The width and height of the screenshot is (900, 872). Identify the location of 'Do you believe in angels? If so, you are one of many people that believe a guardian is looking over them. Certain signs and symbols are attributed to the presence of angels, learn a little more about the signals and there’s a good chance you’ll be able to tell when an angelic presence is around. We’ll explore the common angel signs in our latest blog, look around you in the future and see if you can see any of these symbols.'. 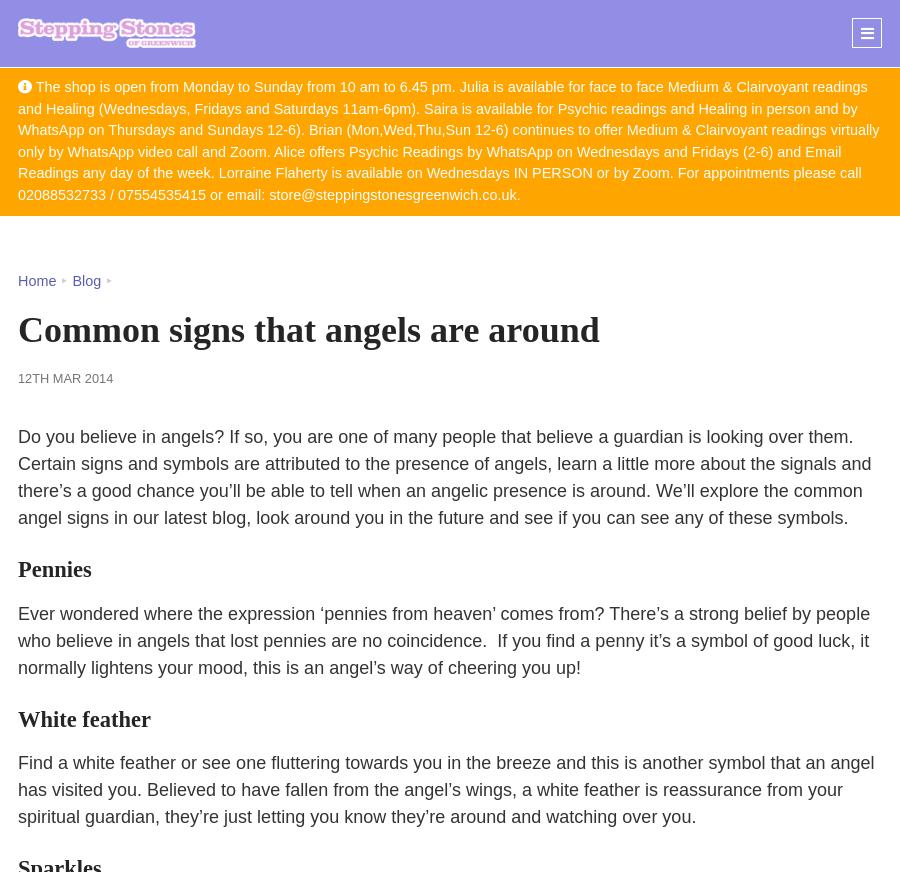
(444, 476).